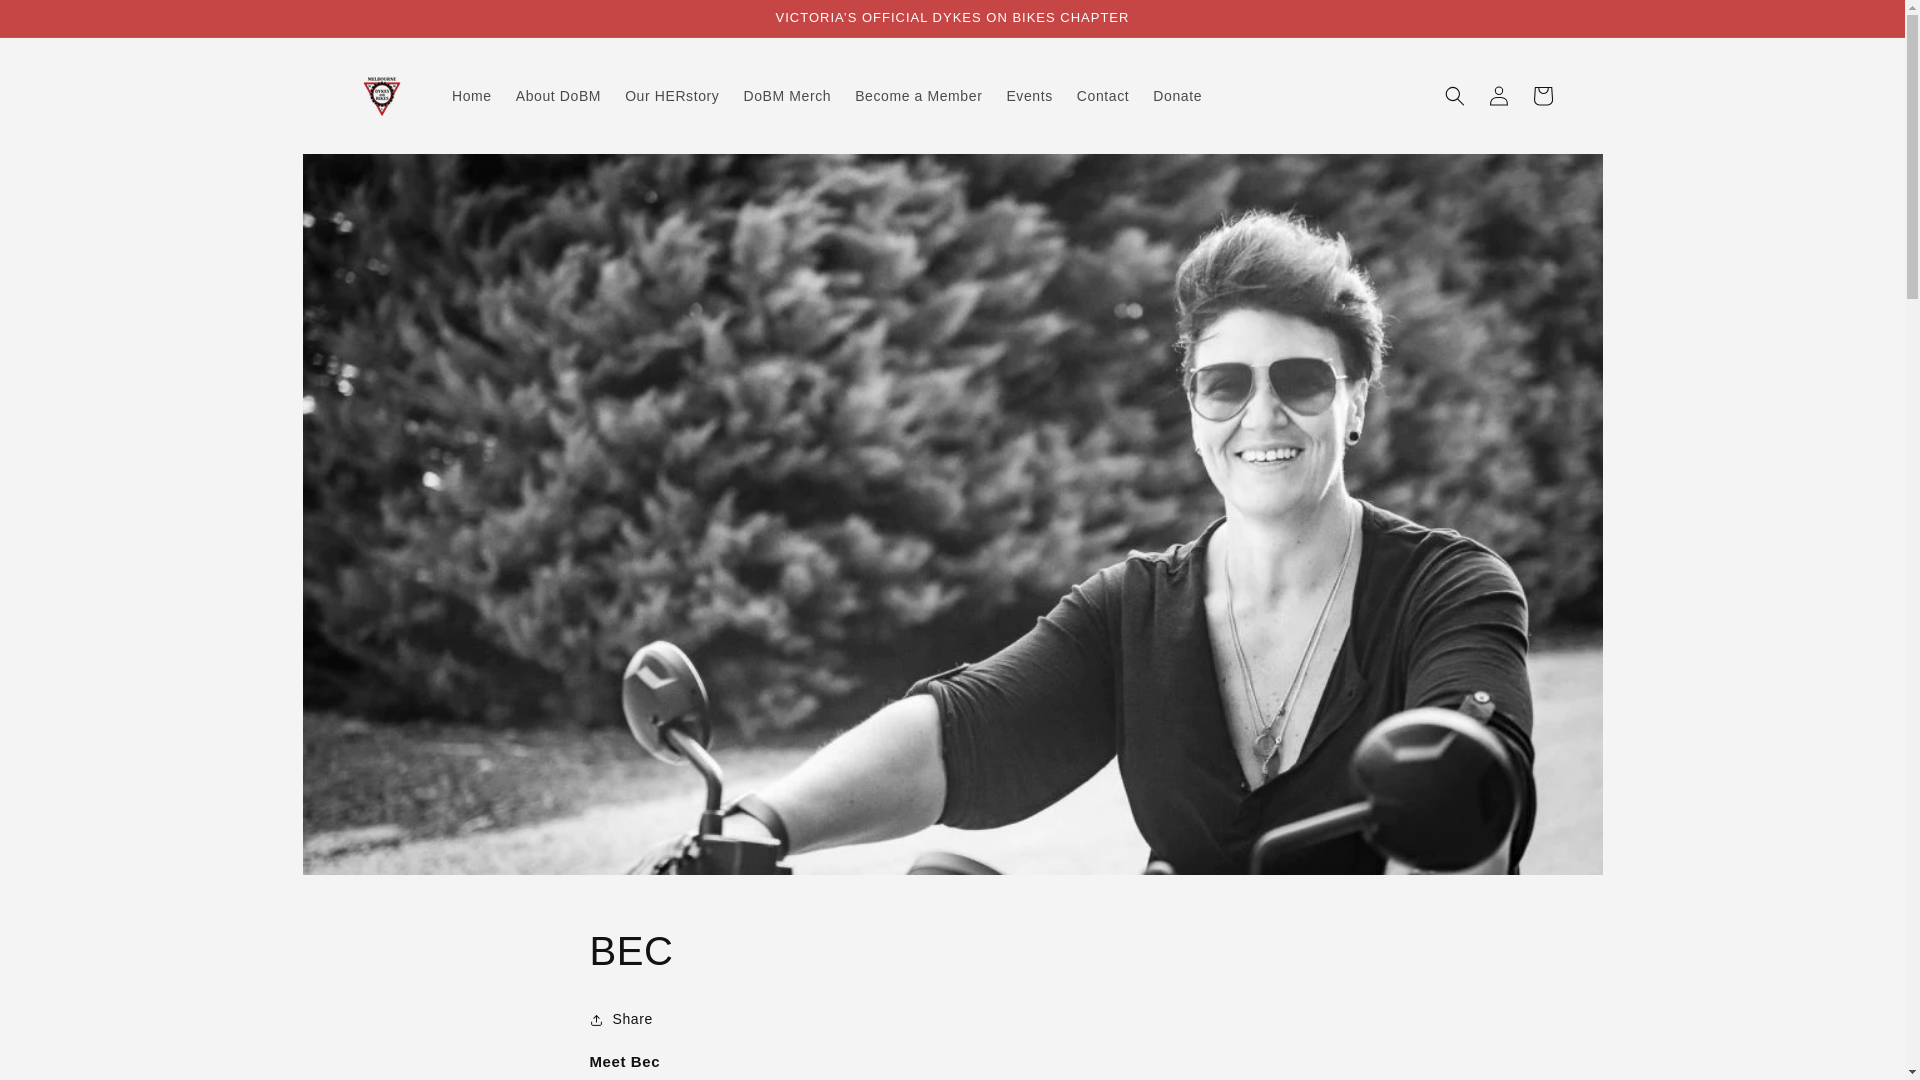 The width and height of the screenshot is (1920, 1080). I want to click on 'DoBM Merch', so click(786, 96).